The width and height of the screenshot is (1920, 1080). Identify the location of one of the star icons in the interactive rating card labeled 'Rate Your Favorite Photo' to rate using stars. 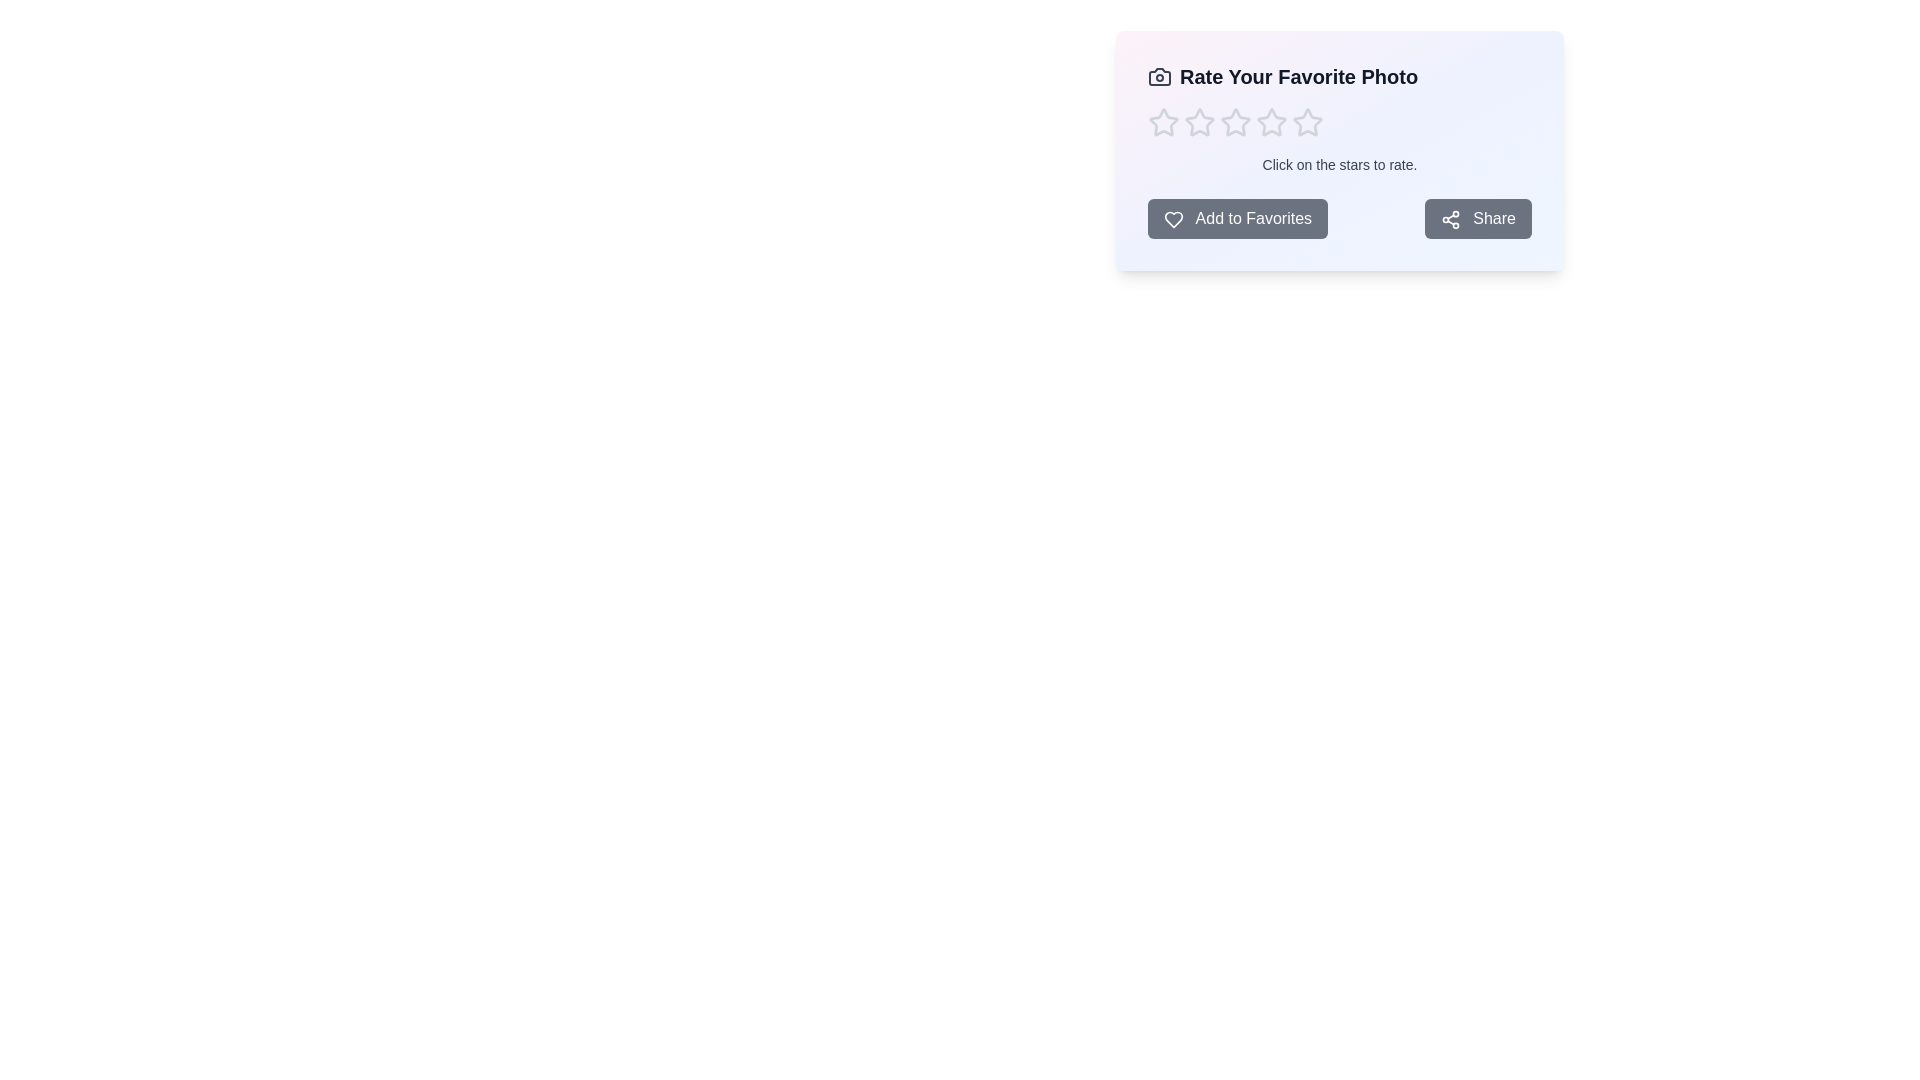
(1339, 149).